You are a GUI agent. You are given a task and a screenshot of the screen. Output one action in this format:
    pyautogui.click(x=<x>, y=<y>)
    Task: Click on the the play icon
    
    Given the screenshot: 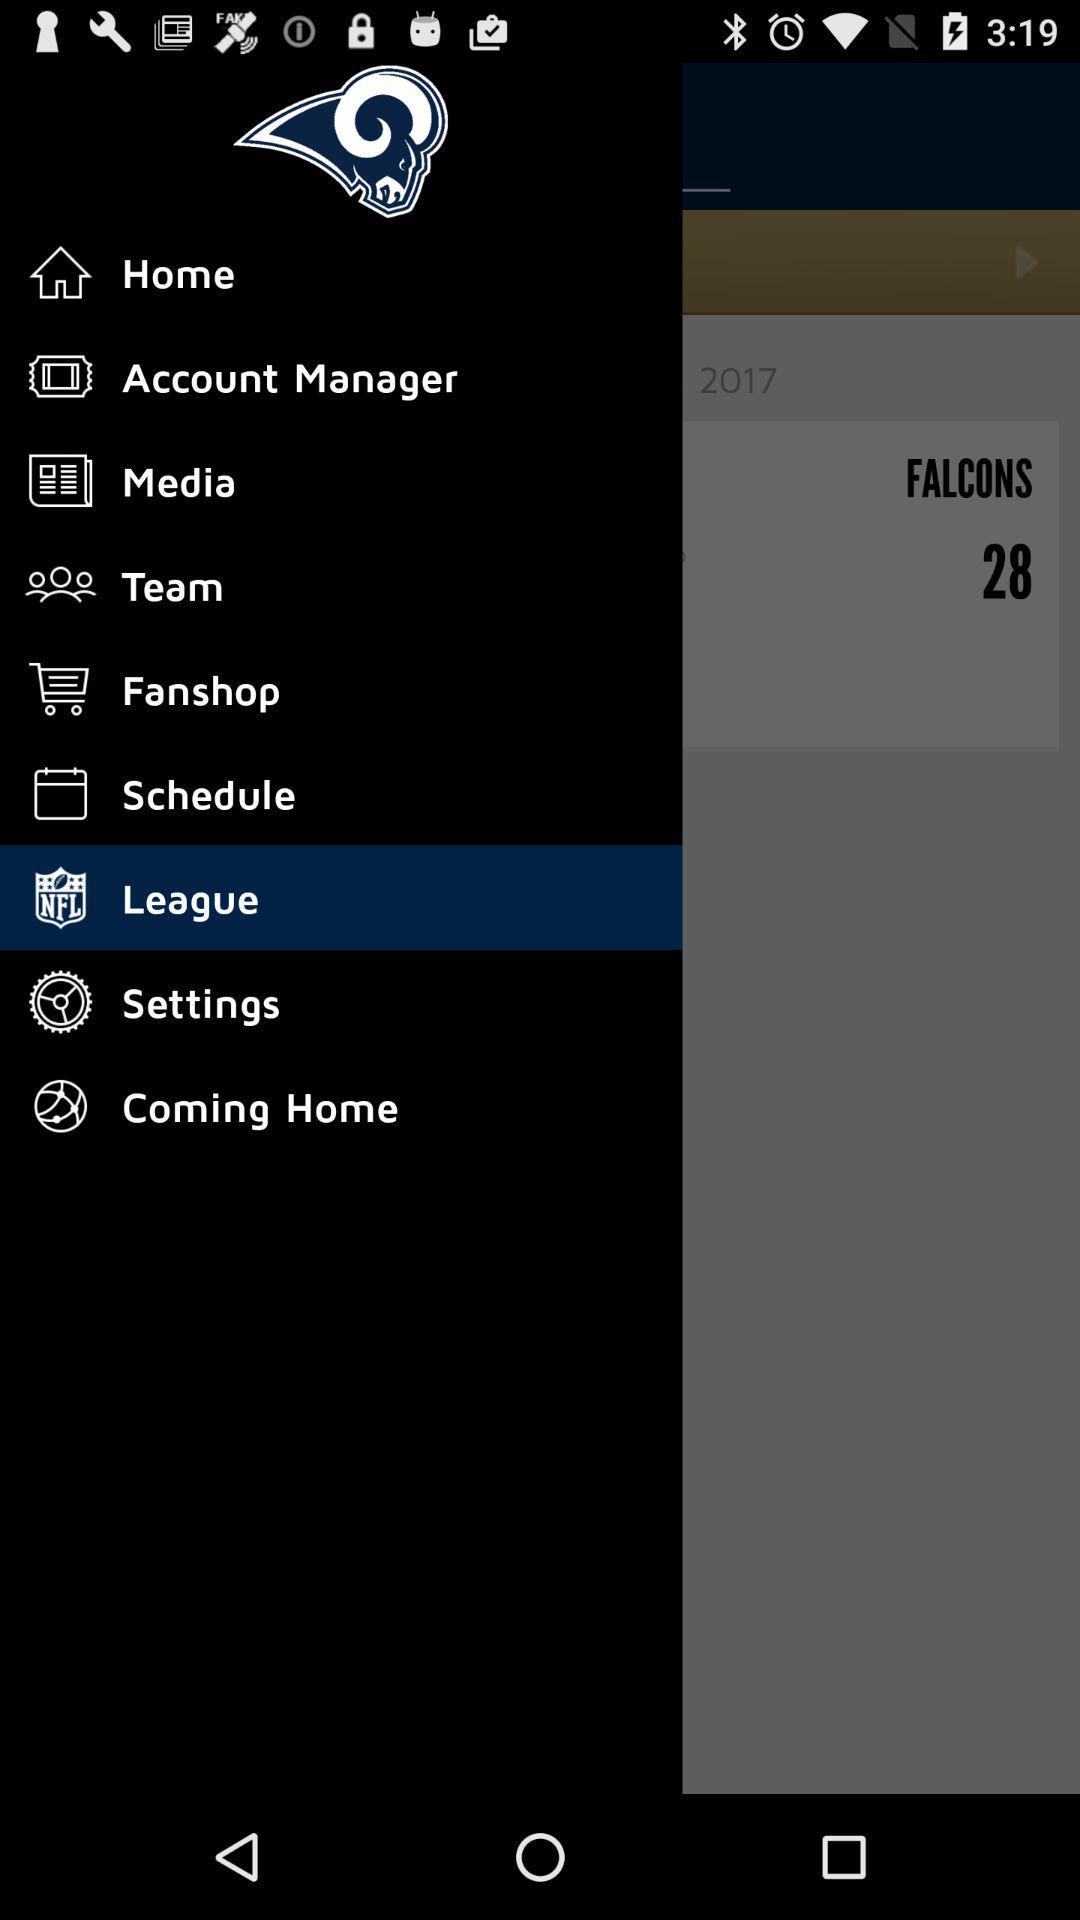 What is the action you would take?
    pyautogui.click(x=1027, y=279)
    